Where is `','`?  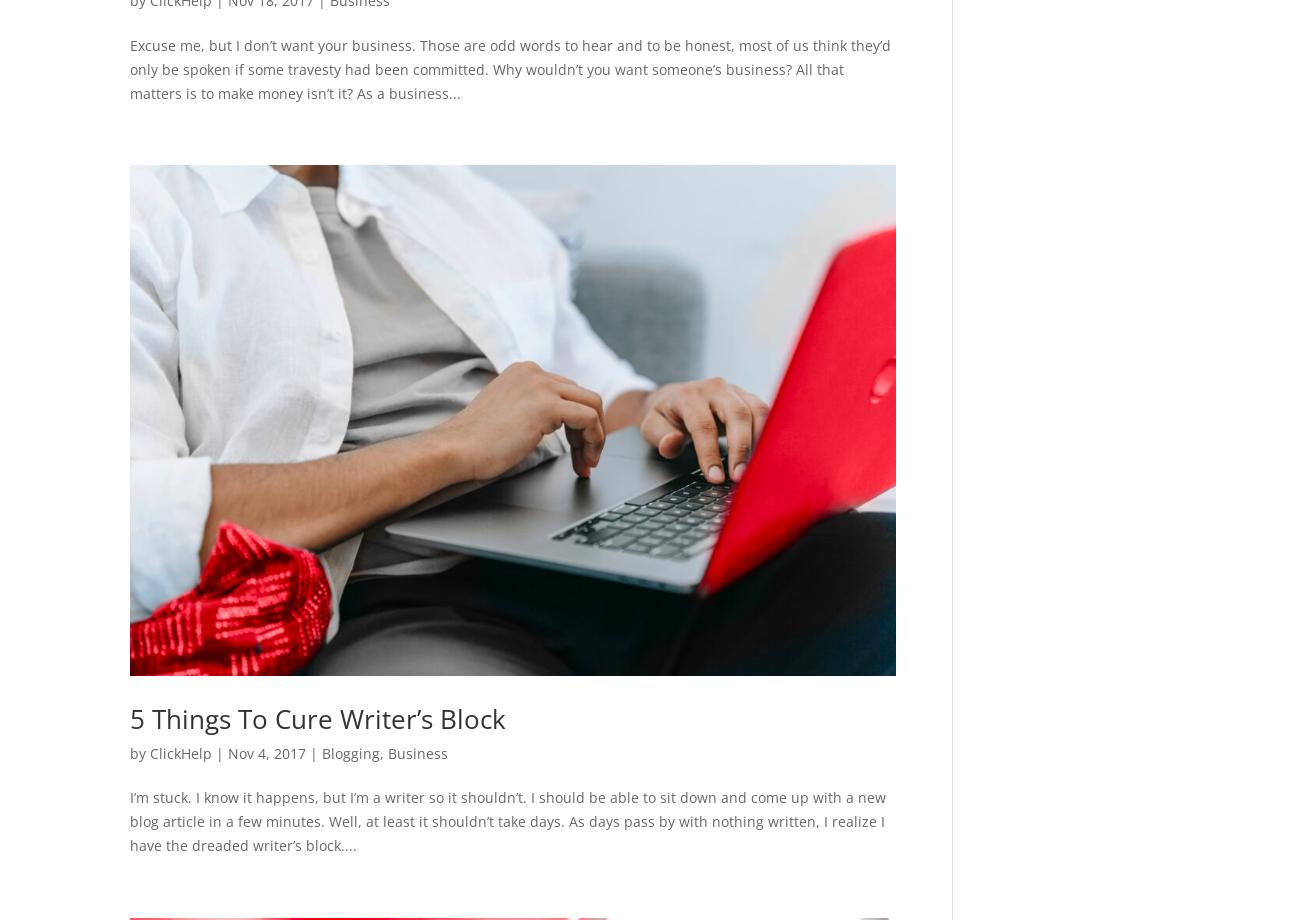 ',' is located at coordinates (384, 752).